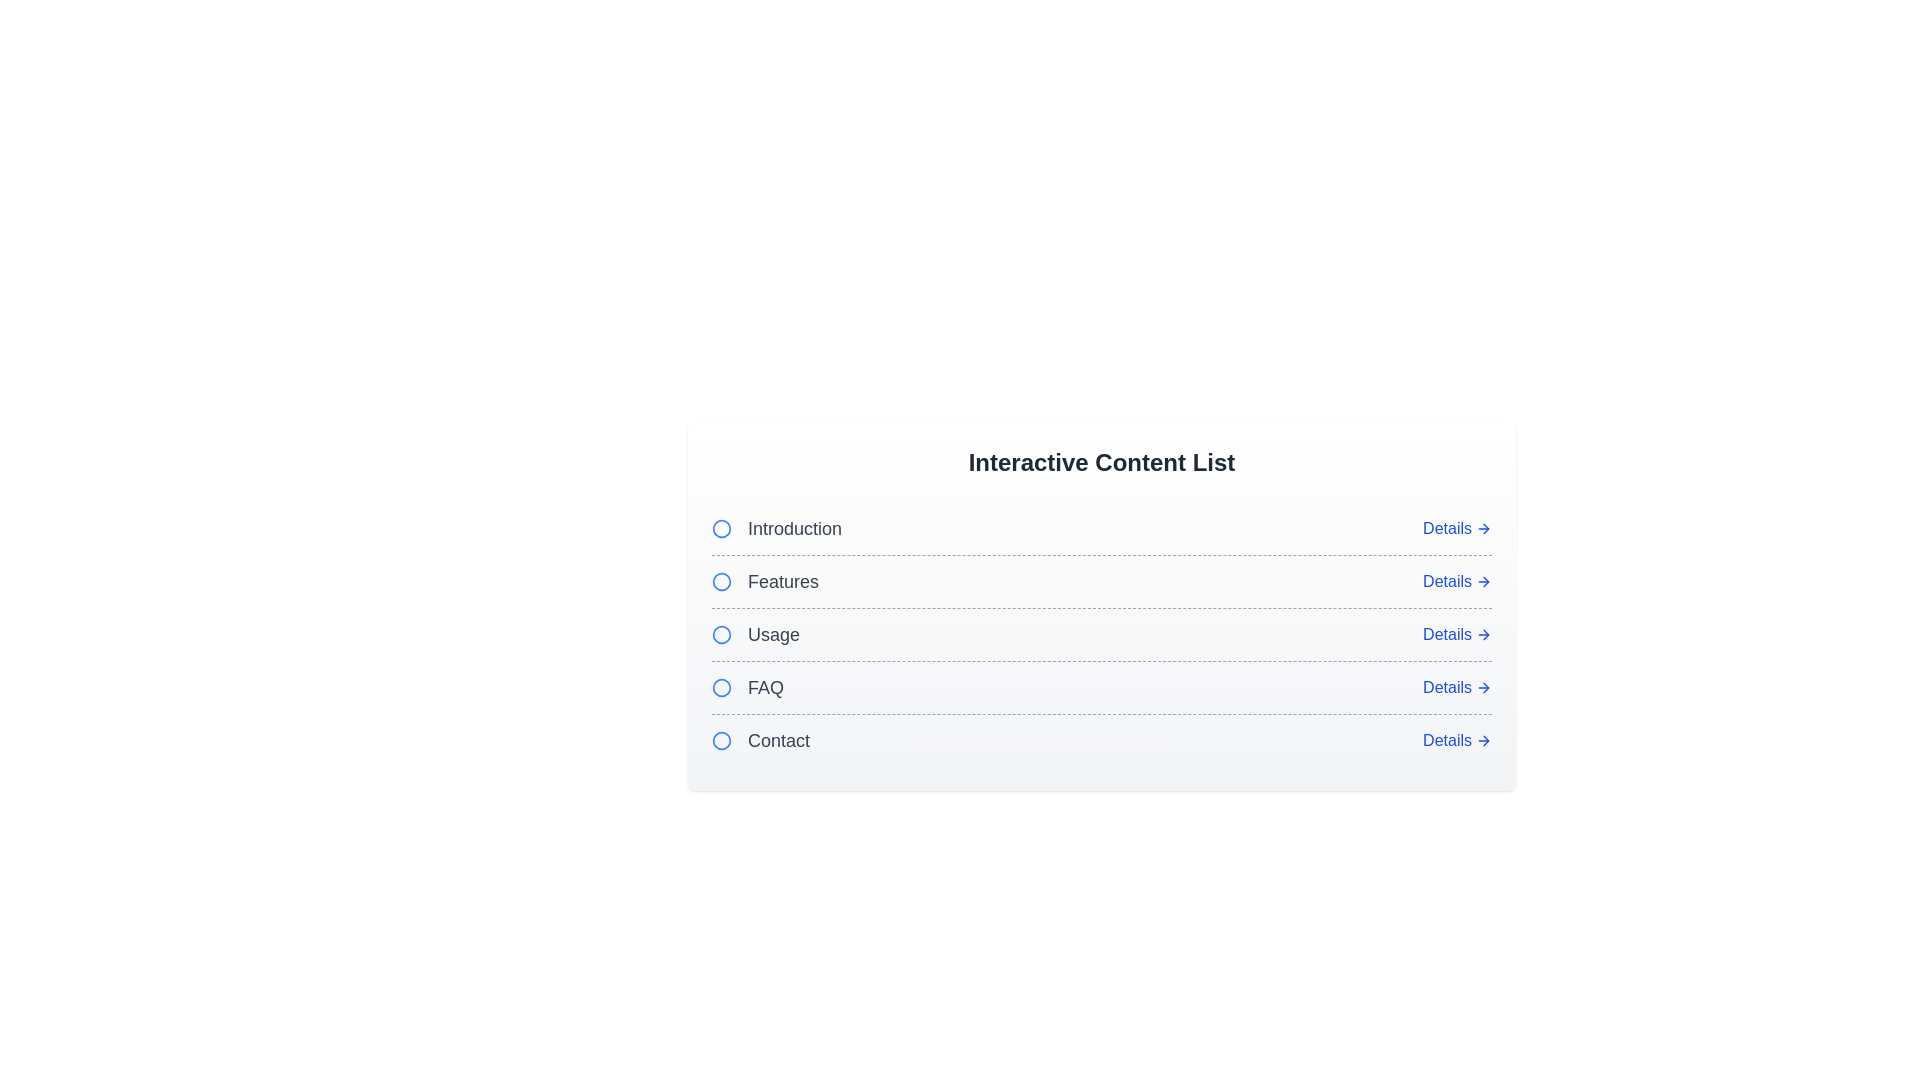 The width and height of the screenshot is (1920, 1080). Describe the element at coordinates (1101, 581) in the screenshot. I see `the 'Details' link in the second row of the list item that includes a radio button` at that location.